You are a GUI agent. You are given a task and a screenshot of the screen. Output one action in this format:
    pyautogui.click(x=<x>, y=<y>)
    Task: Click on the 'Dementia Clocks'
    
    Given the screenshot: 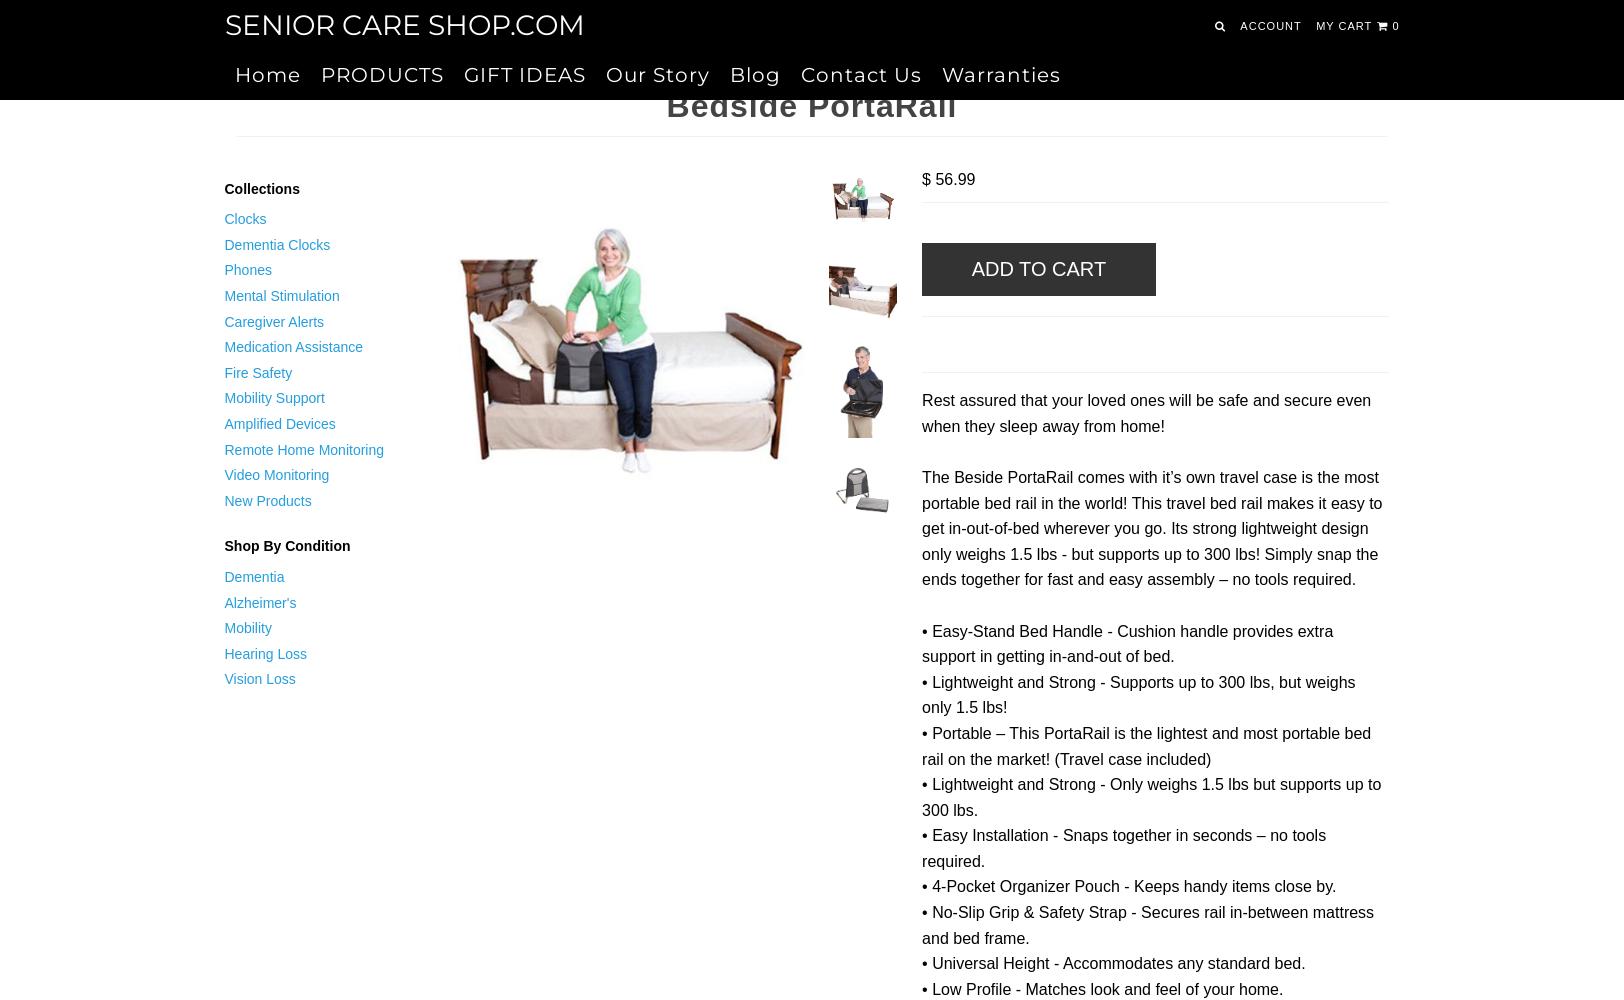 What is the action you would take?
    pyautogui.click(x=223, y=243)
    